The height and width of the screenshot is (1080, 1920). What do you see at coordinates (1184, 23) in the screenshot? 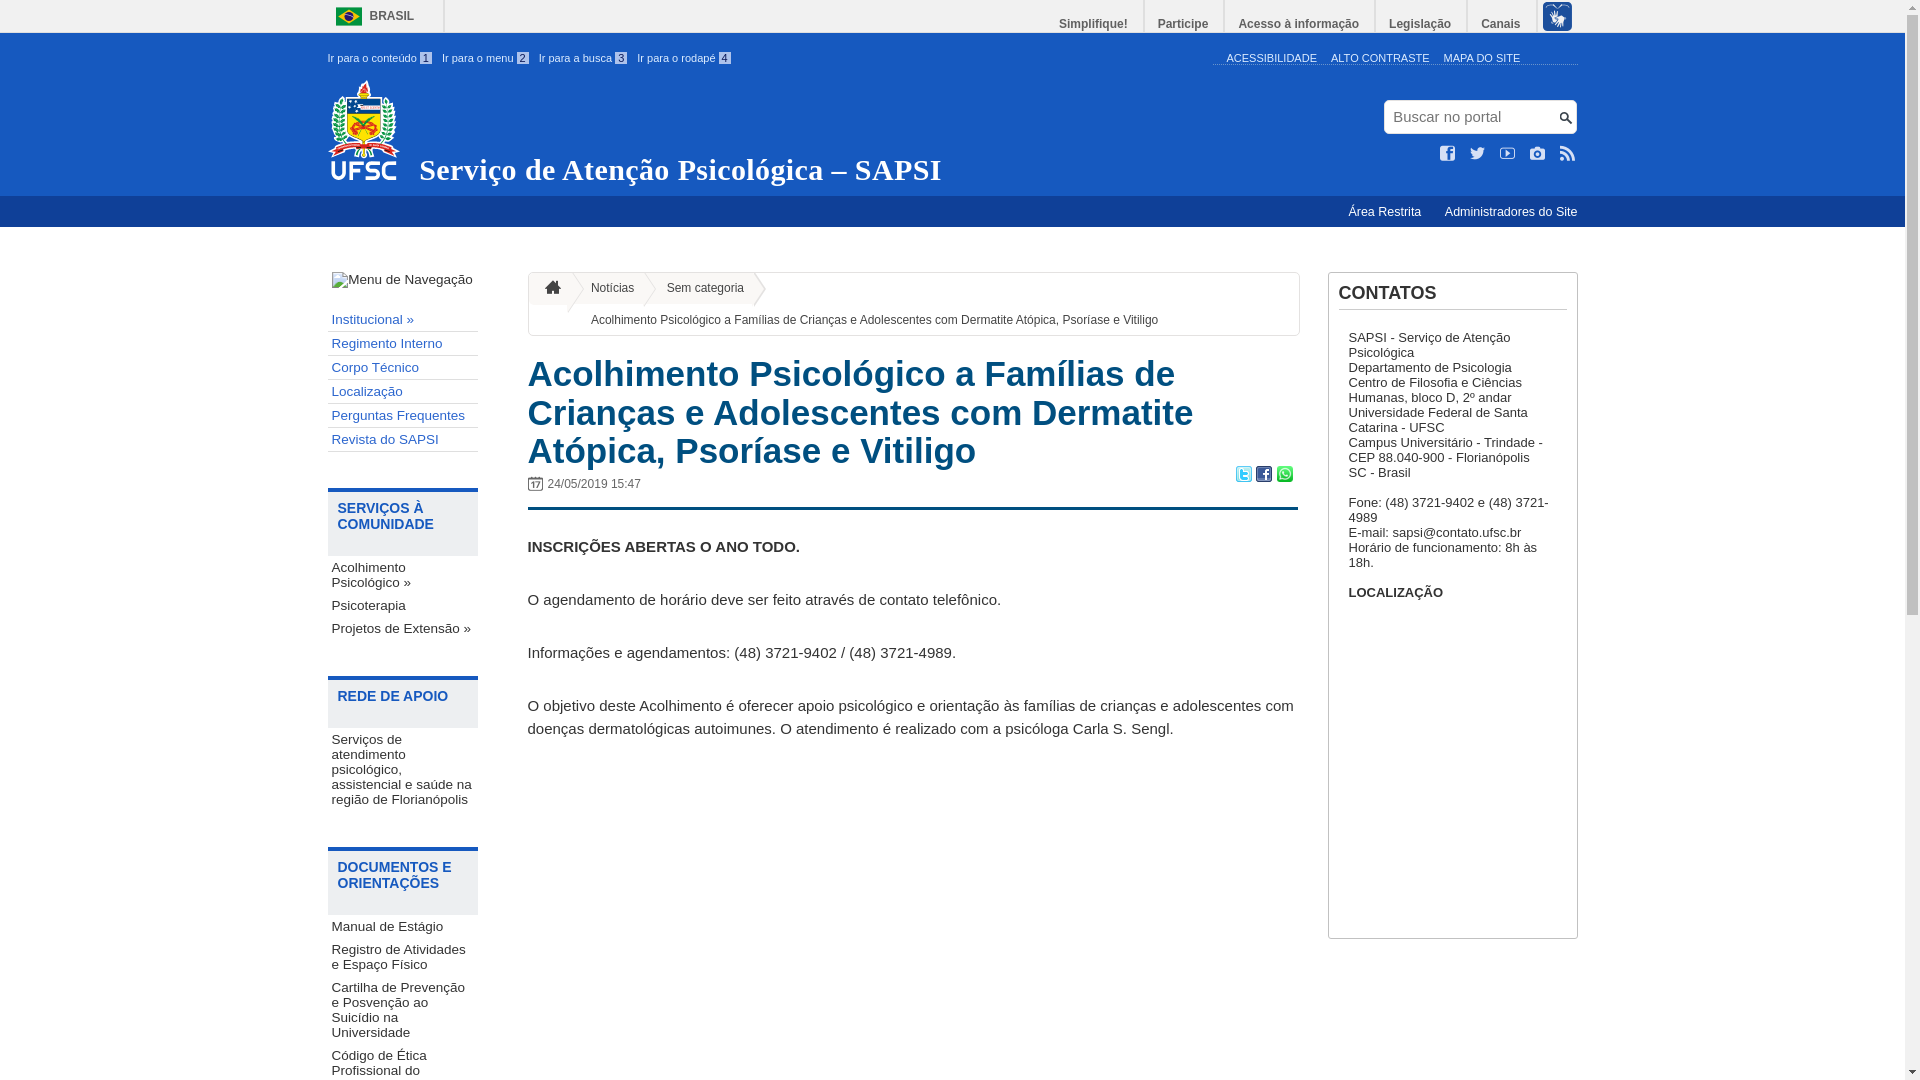
I see `'Participe'` at bounding box center [1184, 23].